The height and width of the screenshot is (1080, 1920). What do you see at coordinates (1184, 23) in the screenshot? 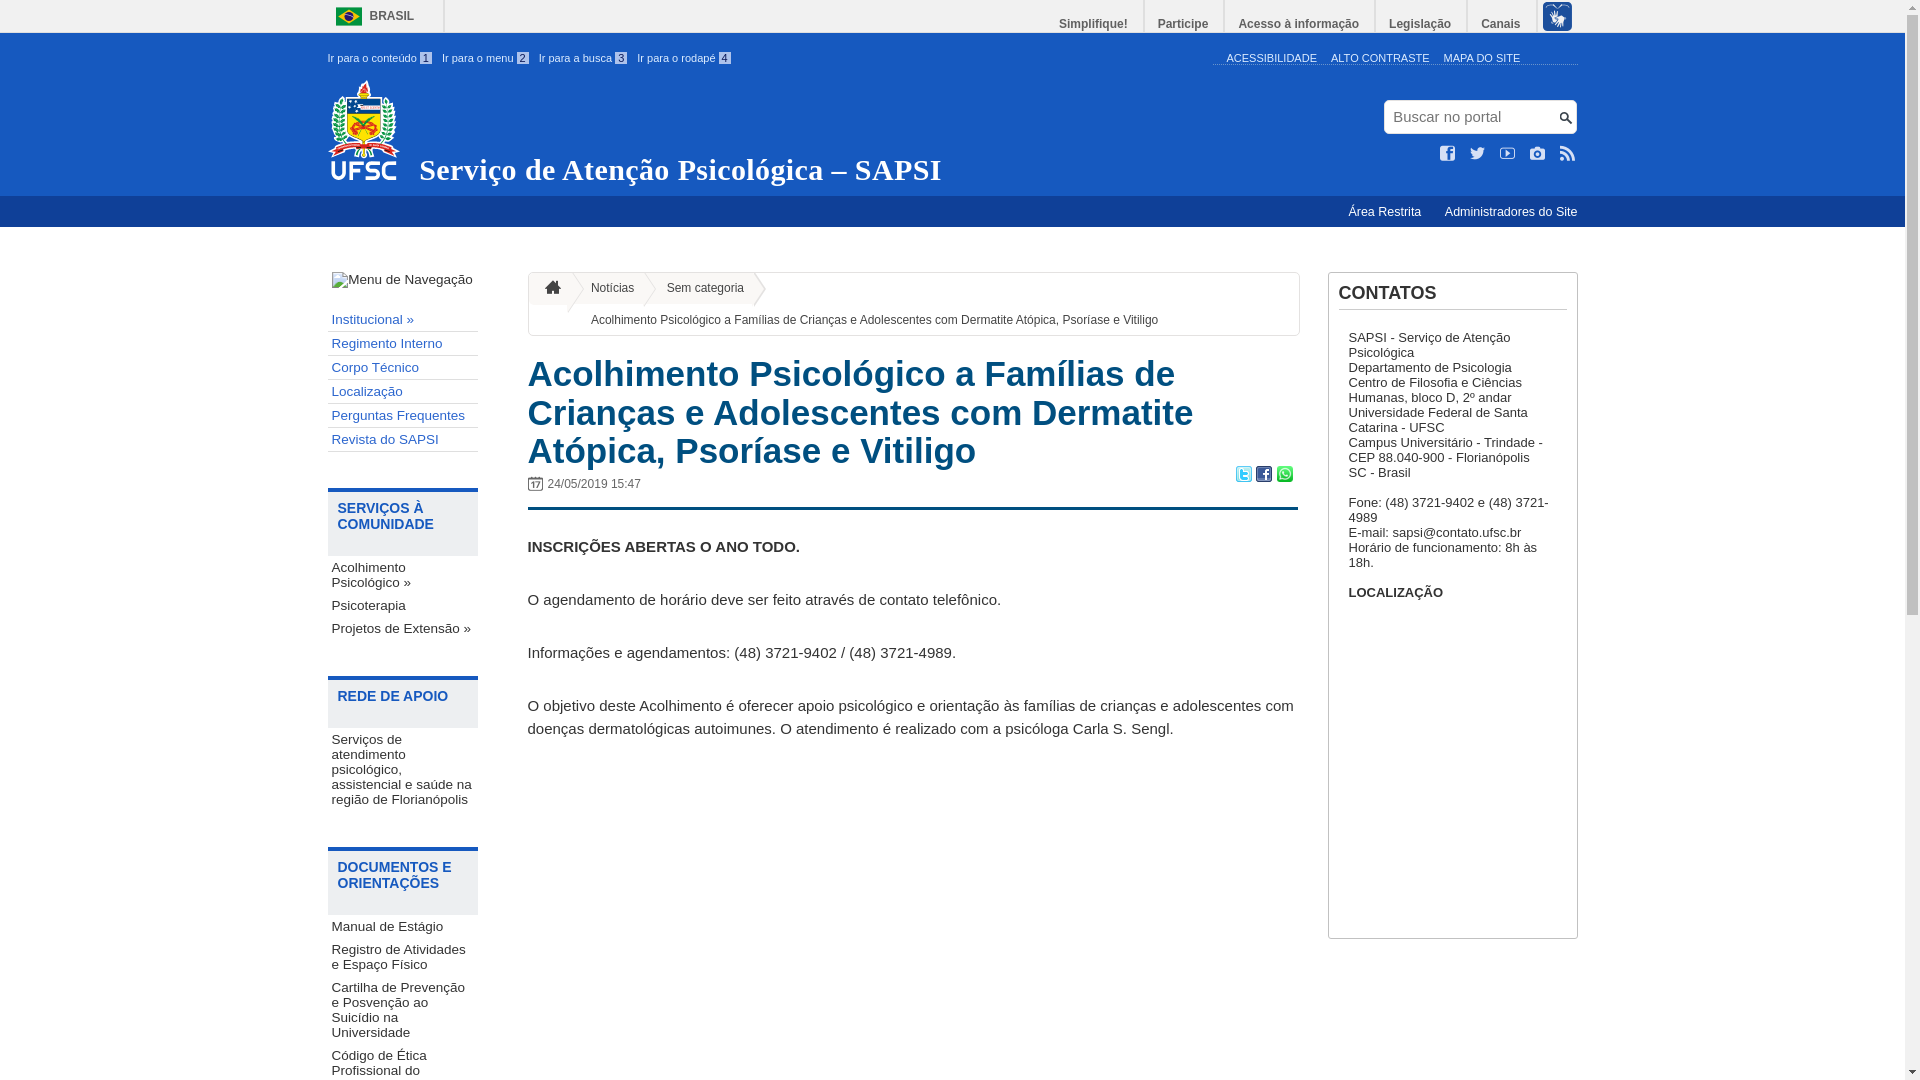
I see `'Participe'` at bounding box center [1184, 23].